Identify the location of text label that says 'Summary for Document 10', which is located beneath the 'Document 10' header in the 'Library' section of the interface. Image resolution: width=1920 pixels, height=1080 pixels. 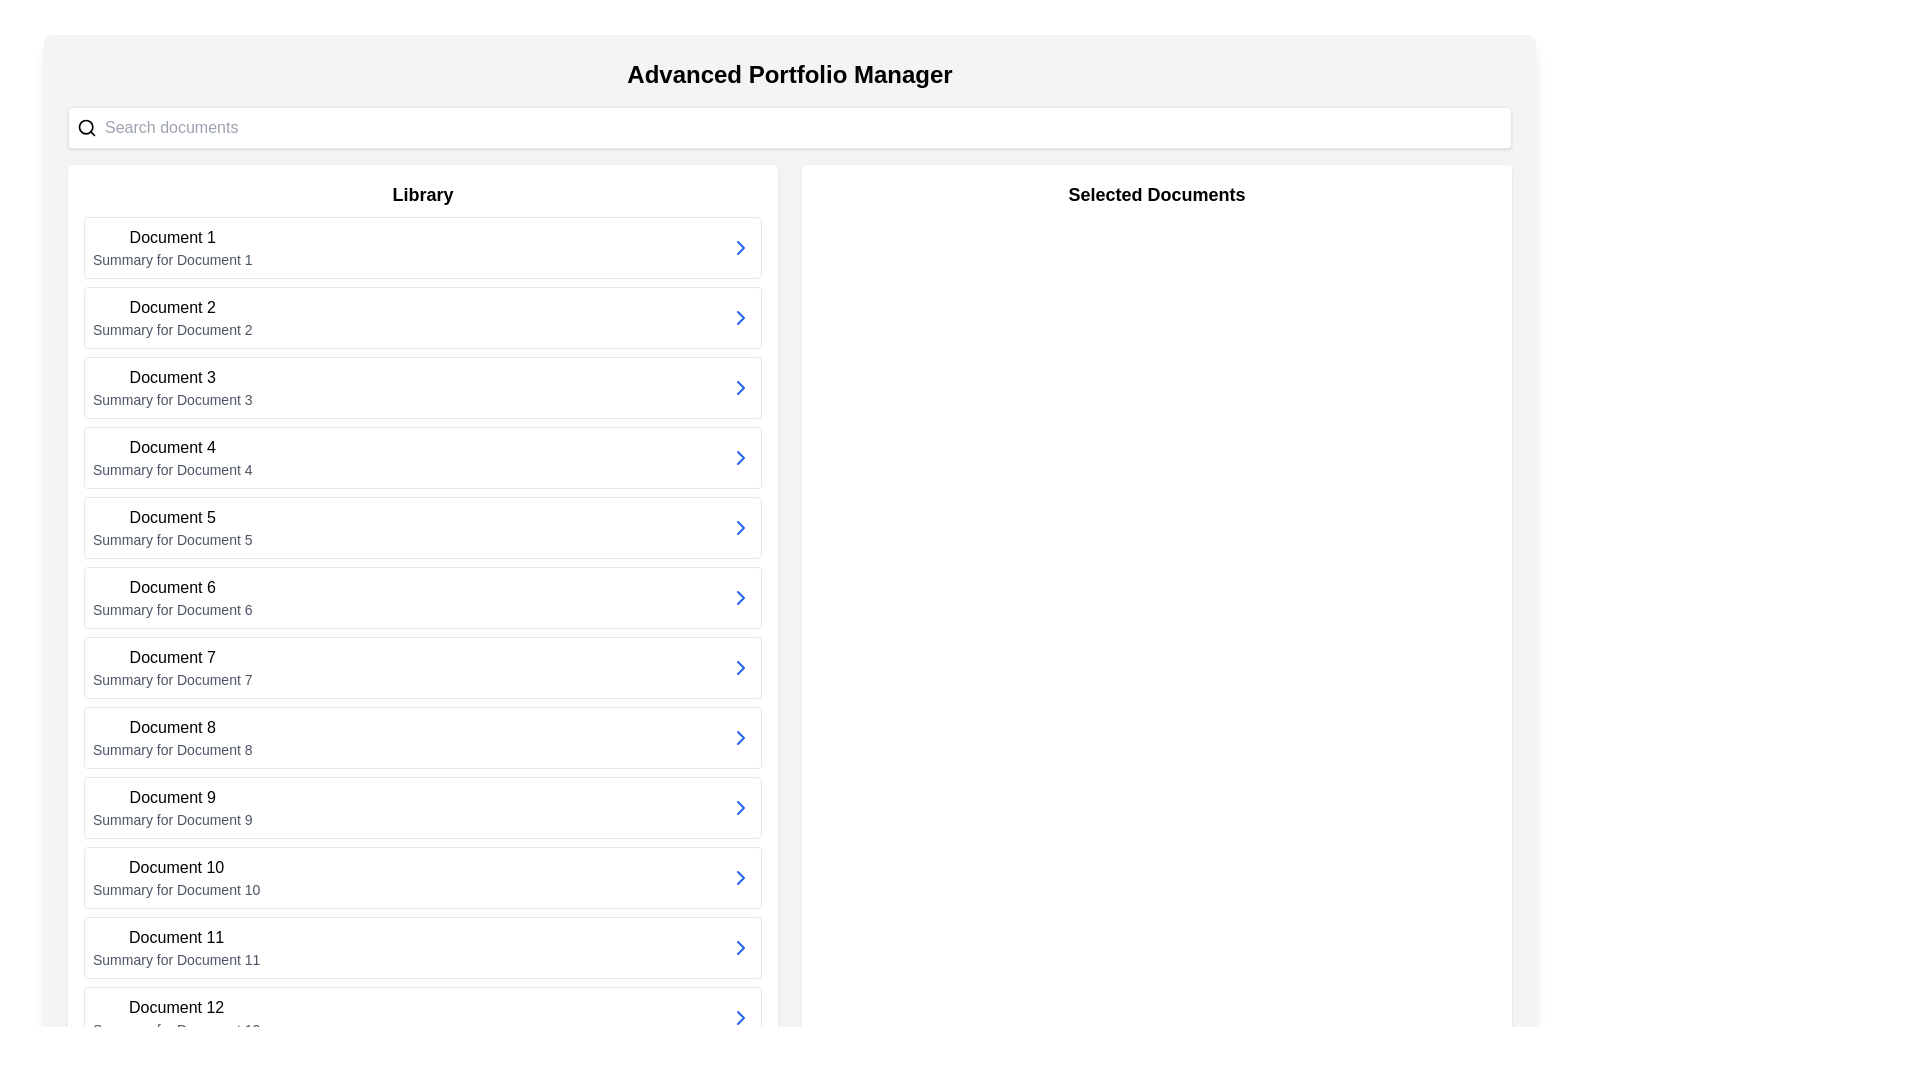
(176, 889).